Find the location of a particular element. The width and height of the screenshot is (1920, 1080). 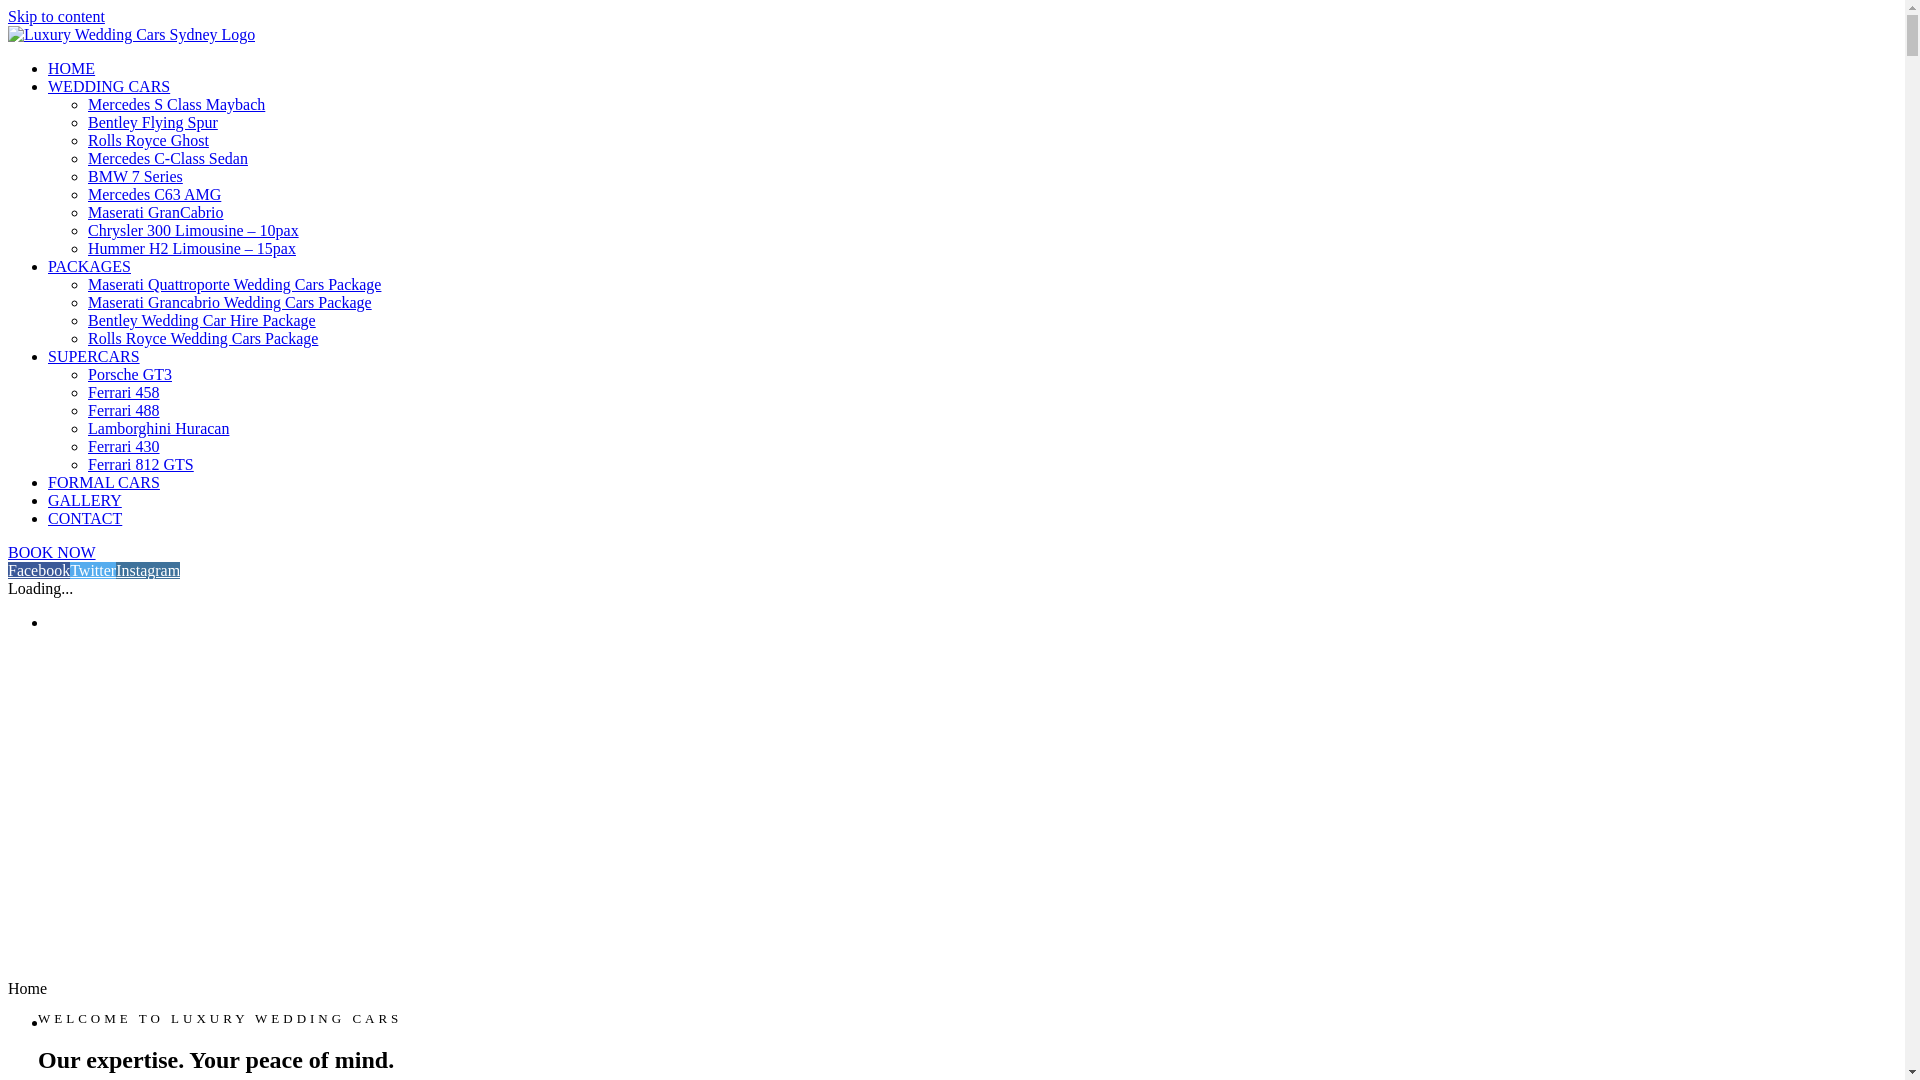

'Facebook' is located at coordinates (8, 570).